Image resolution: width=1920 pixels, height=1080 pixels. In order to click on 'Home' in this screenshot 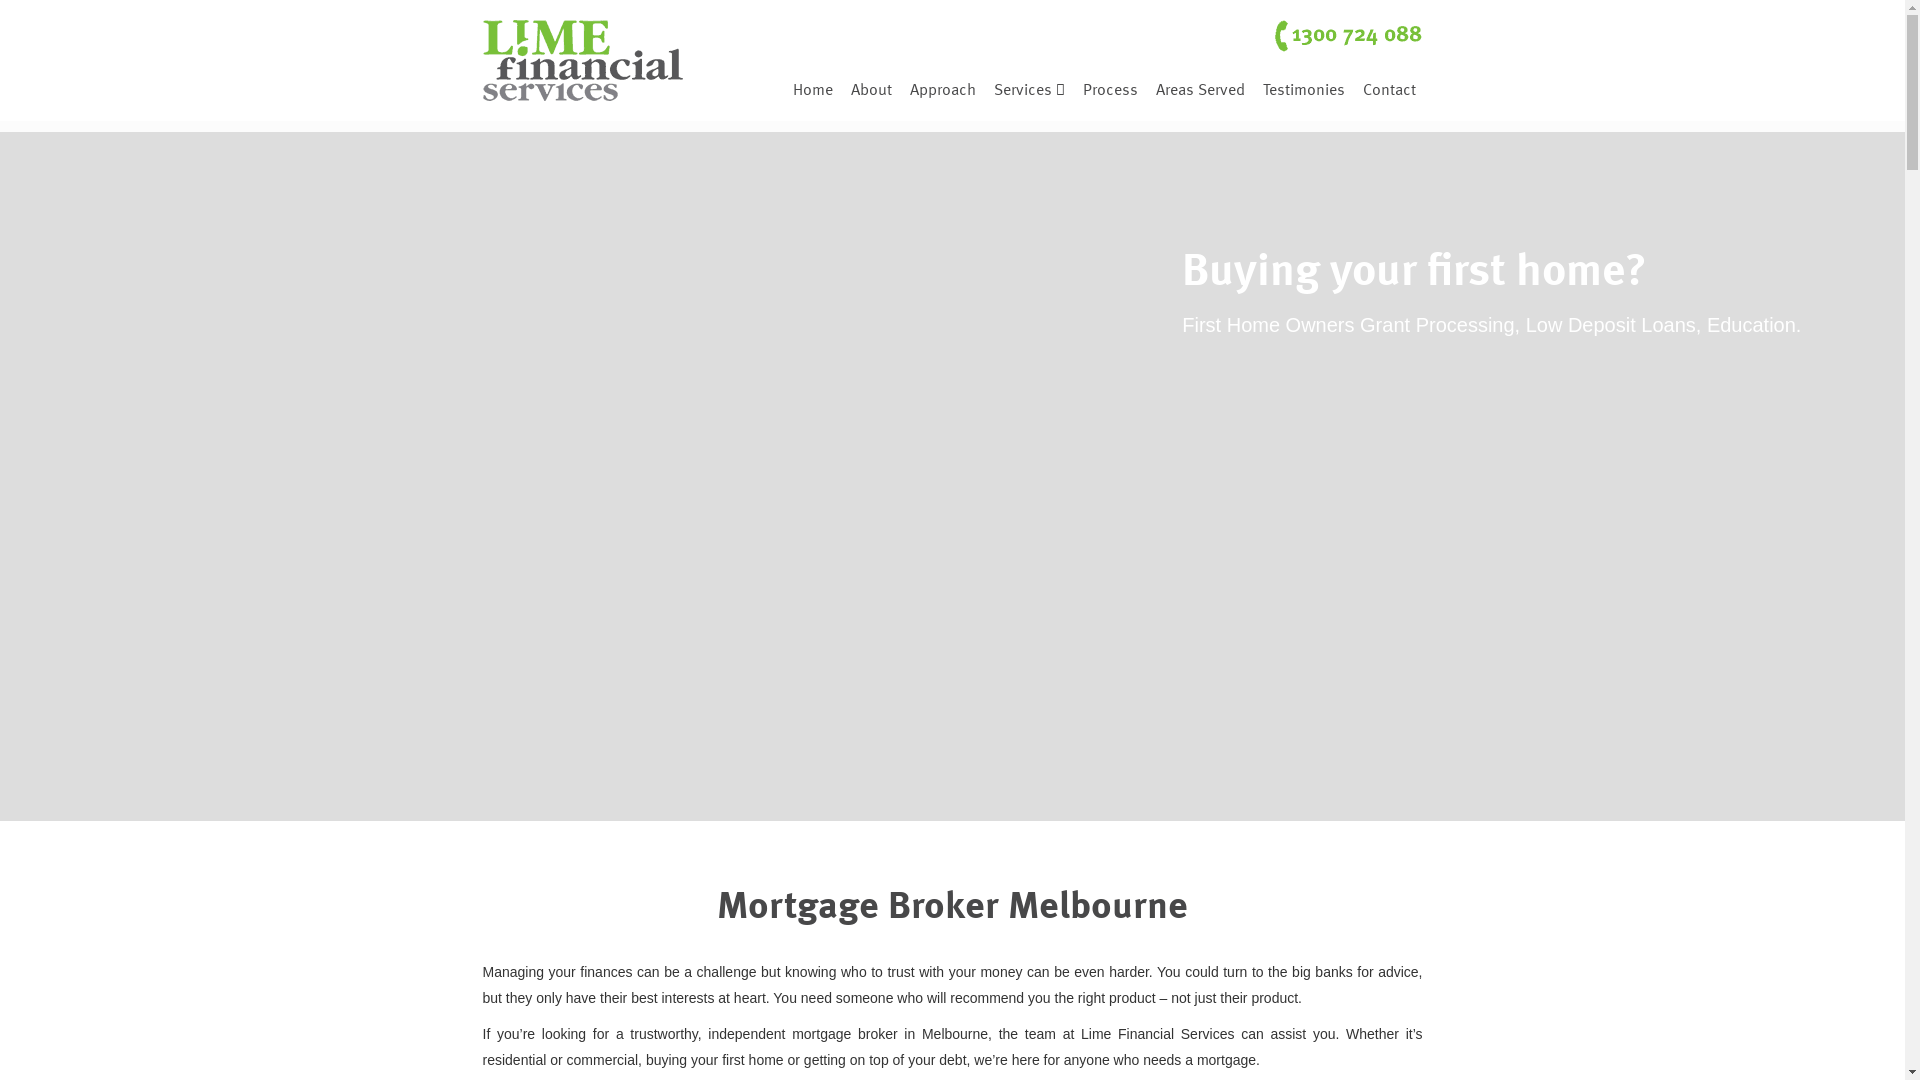, I will do `click(812, 83)`.